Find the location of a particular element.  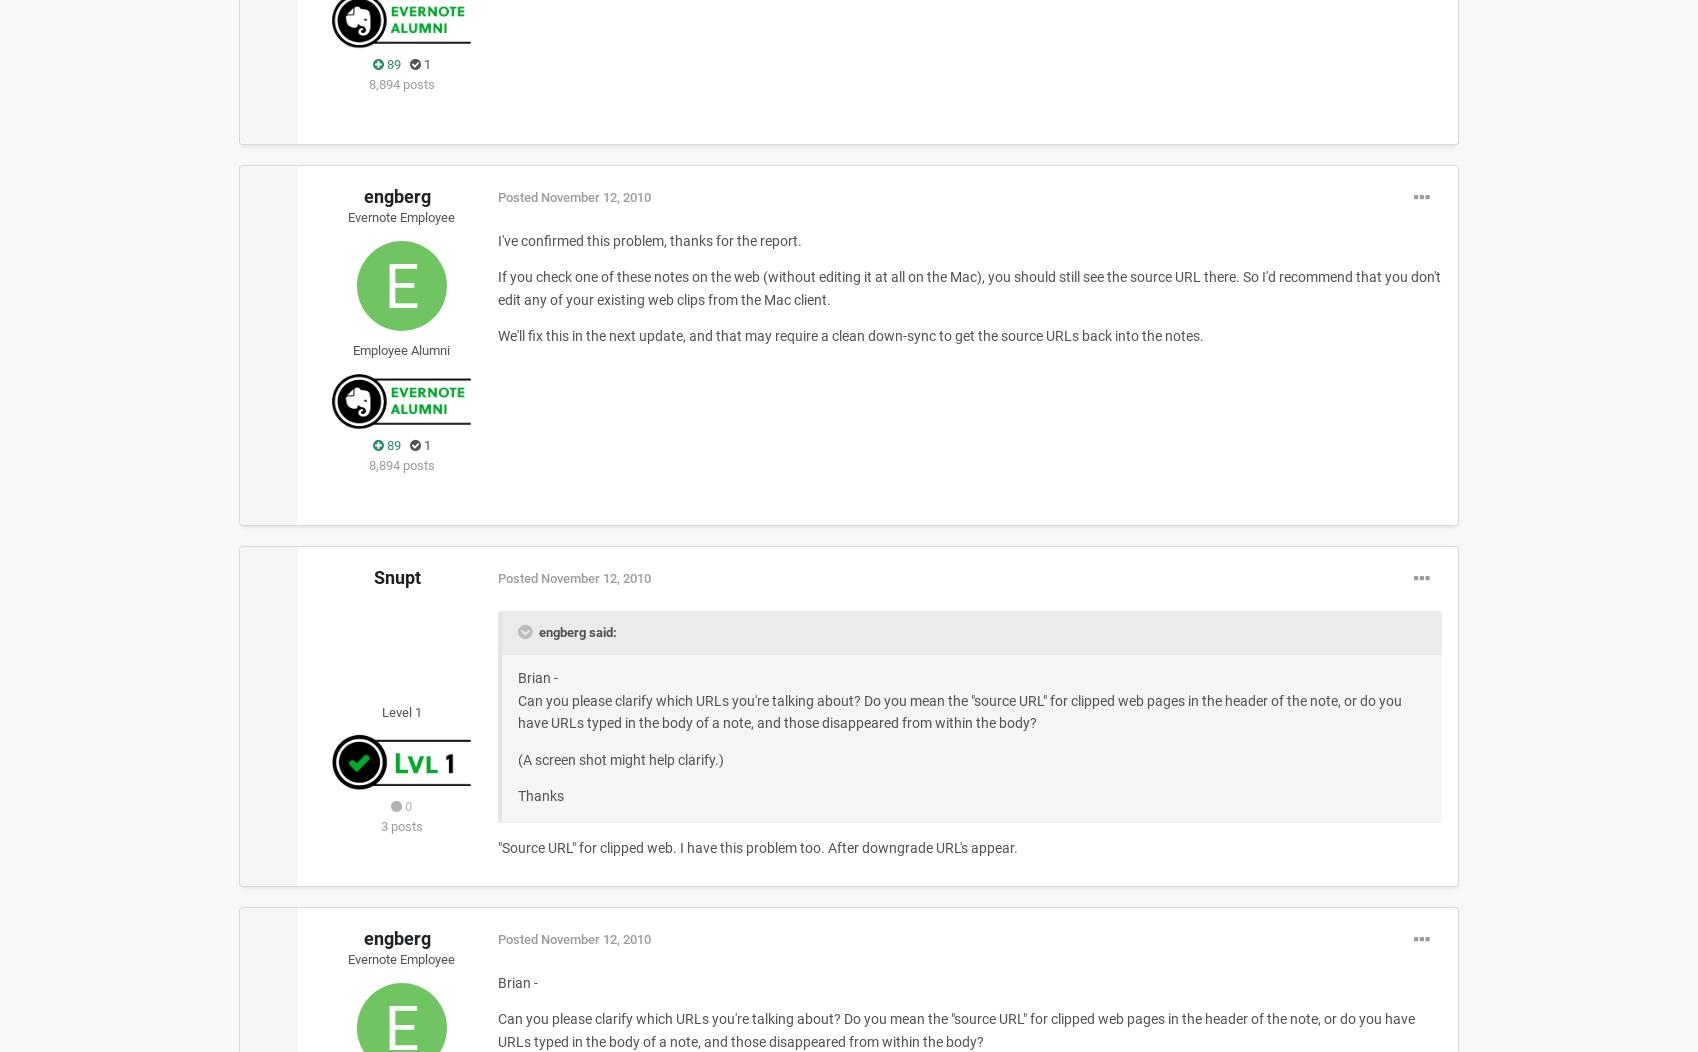

'Employee Alumni' is located at coordinates (401, 349).